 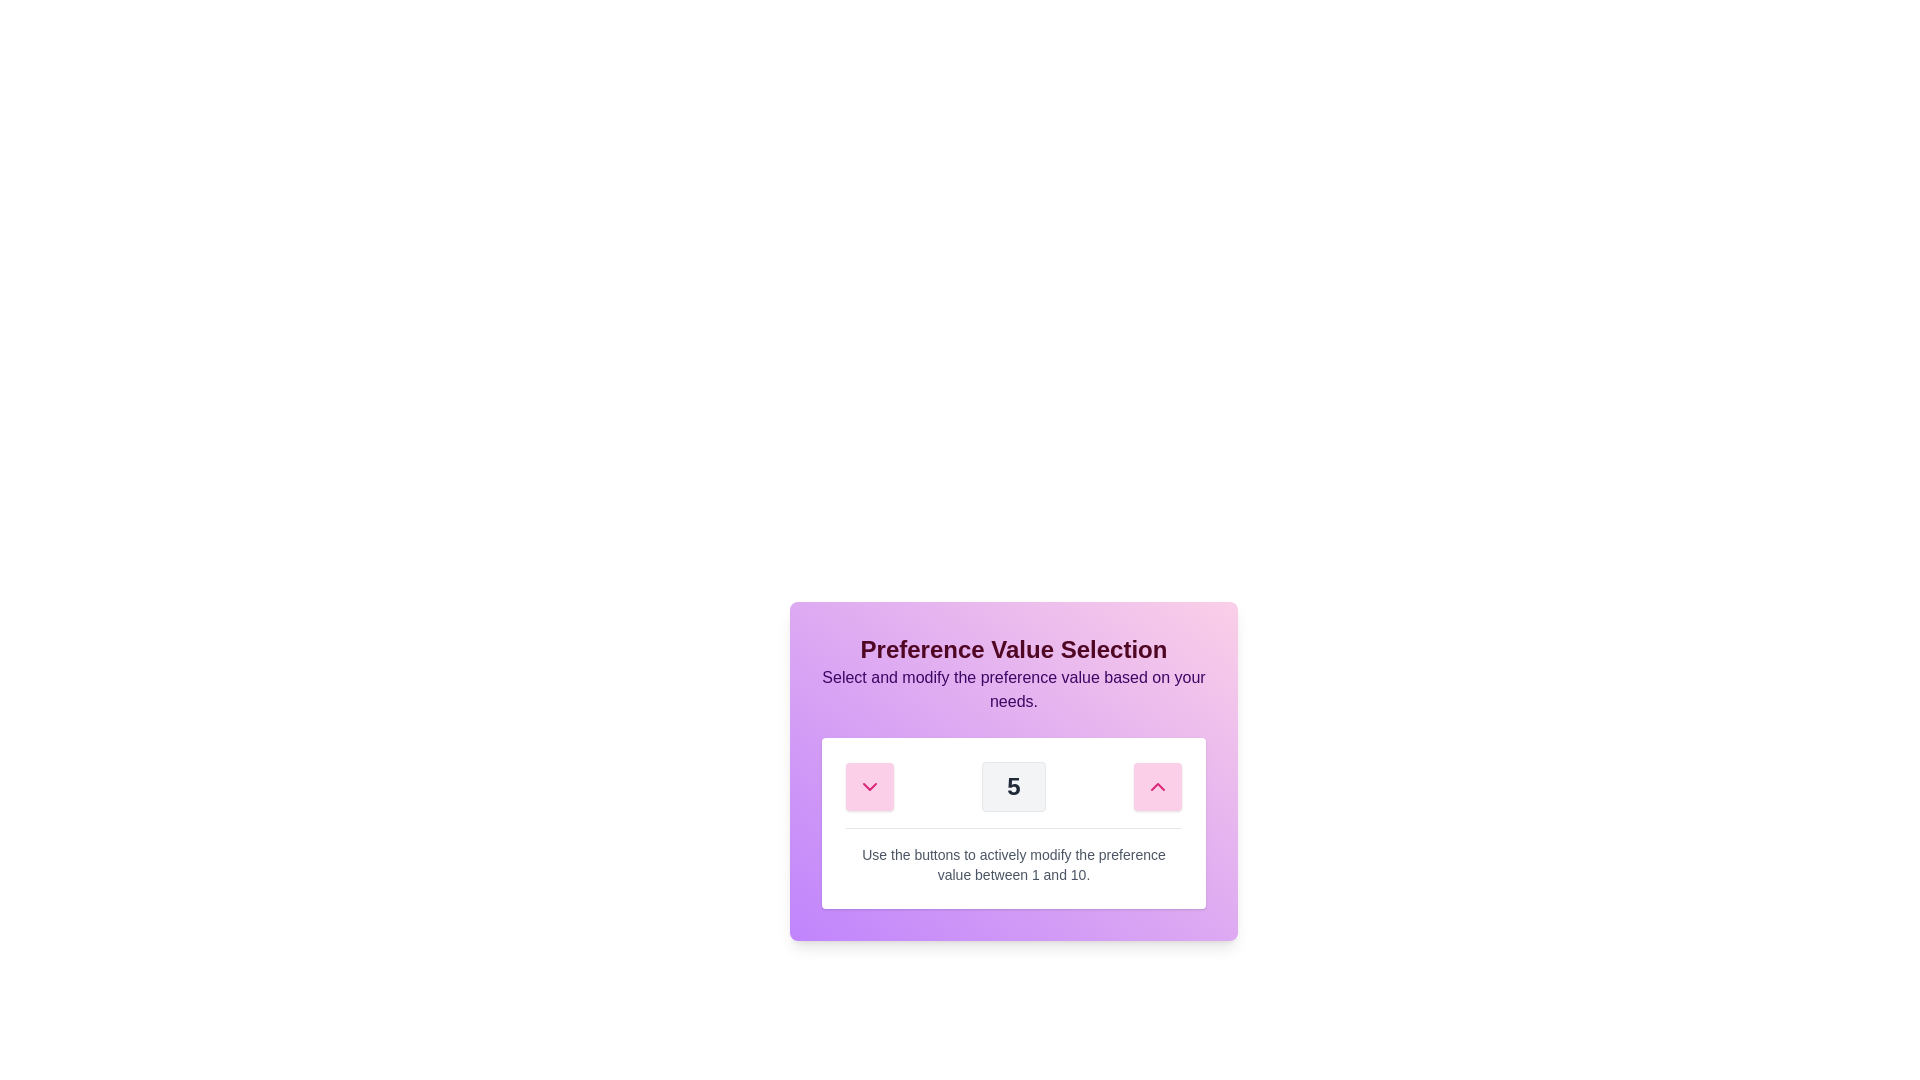 What do you see at coordinates (869, 785) in the screenshot?
I see `the decrement icon within the left-most button in the 'Preference Value Selection' card for visual feedback` at bounding box center [869, 785].